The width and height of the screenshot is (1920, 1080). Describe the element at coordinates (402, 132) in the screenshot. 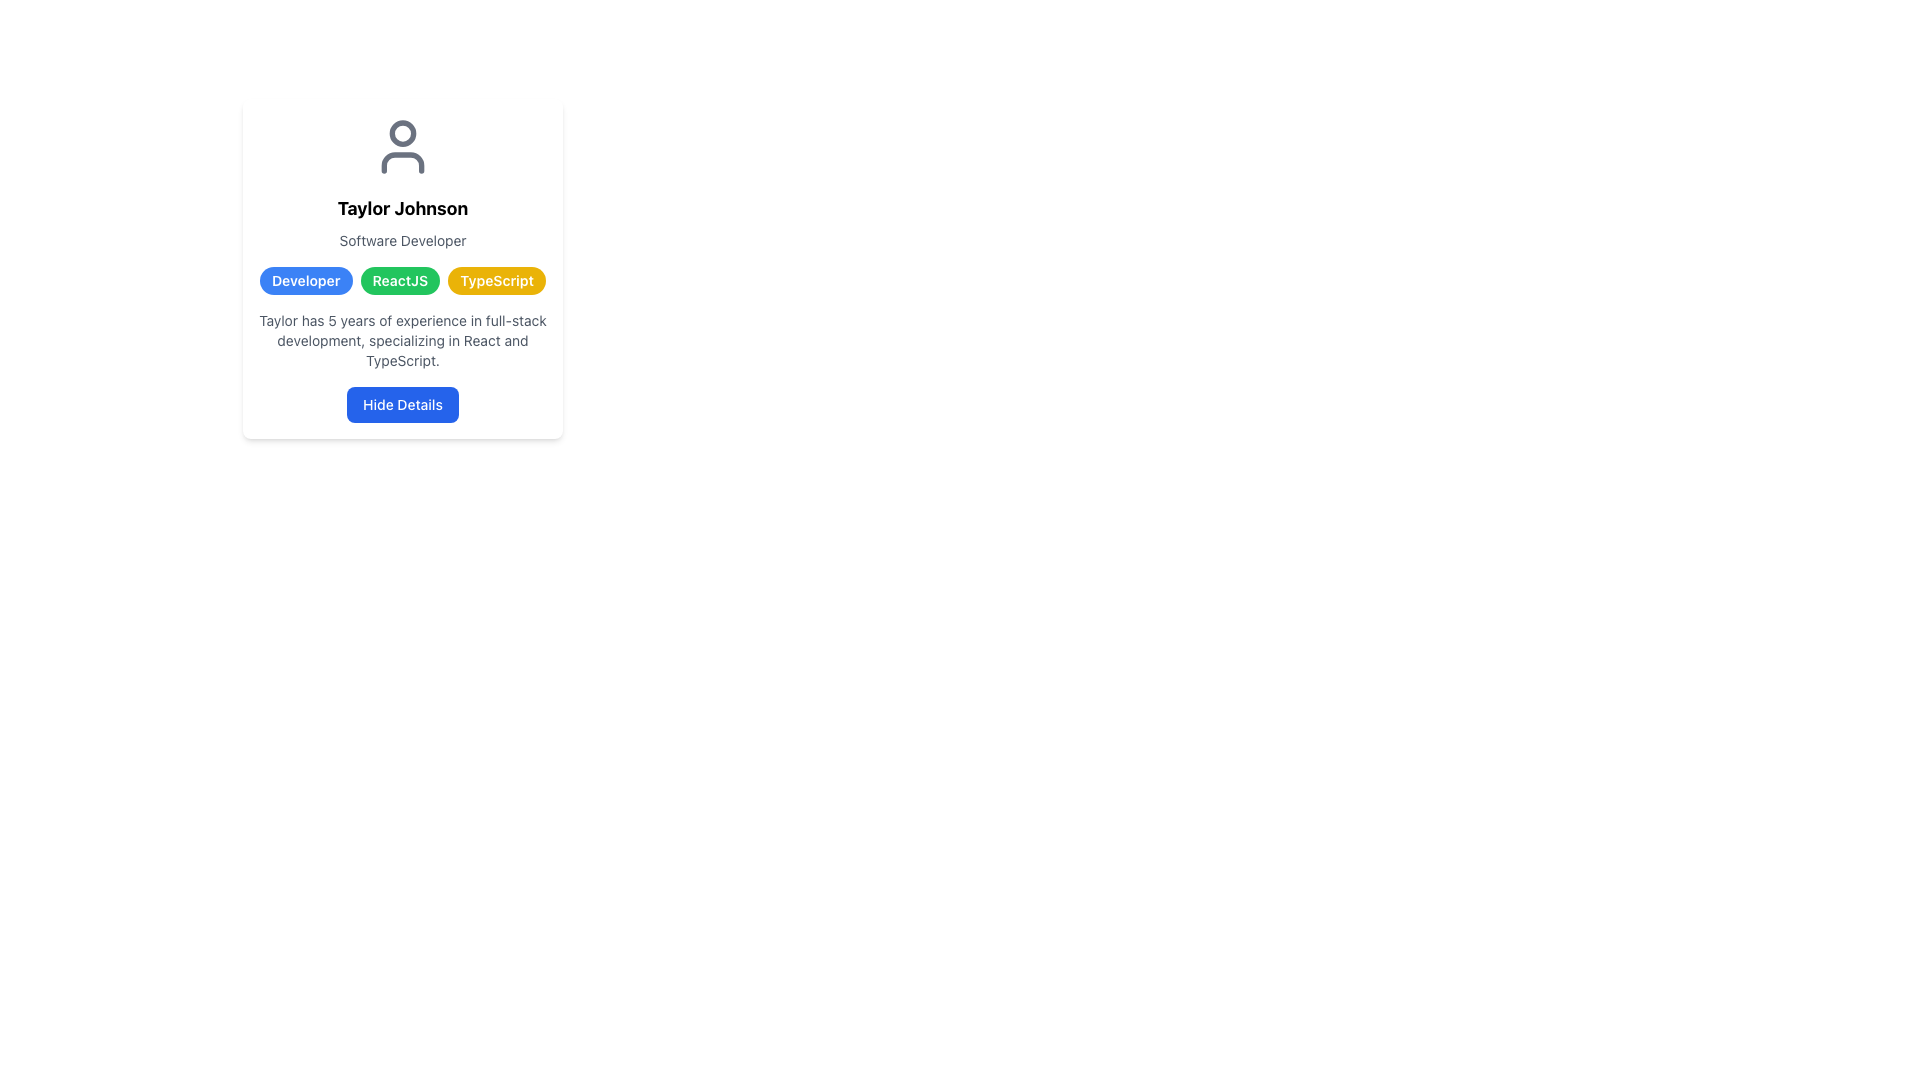

I see `the circular graphical component that represents the user icon's head, located centrally above the name and role information` at that location.